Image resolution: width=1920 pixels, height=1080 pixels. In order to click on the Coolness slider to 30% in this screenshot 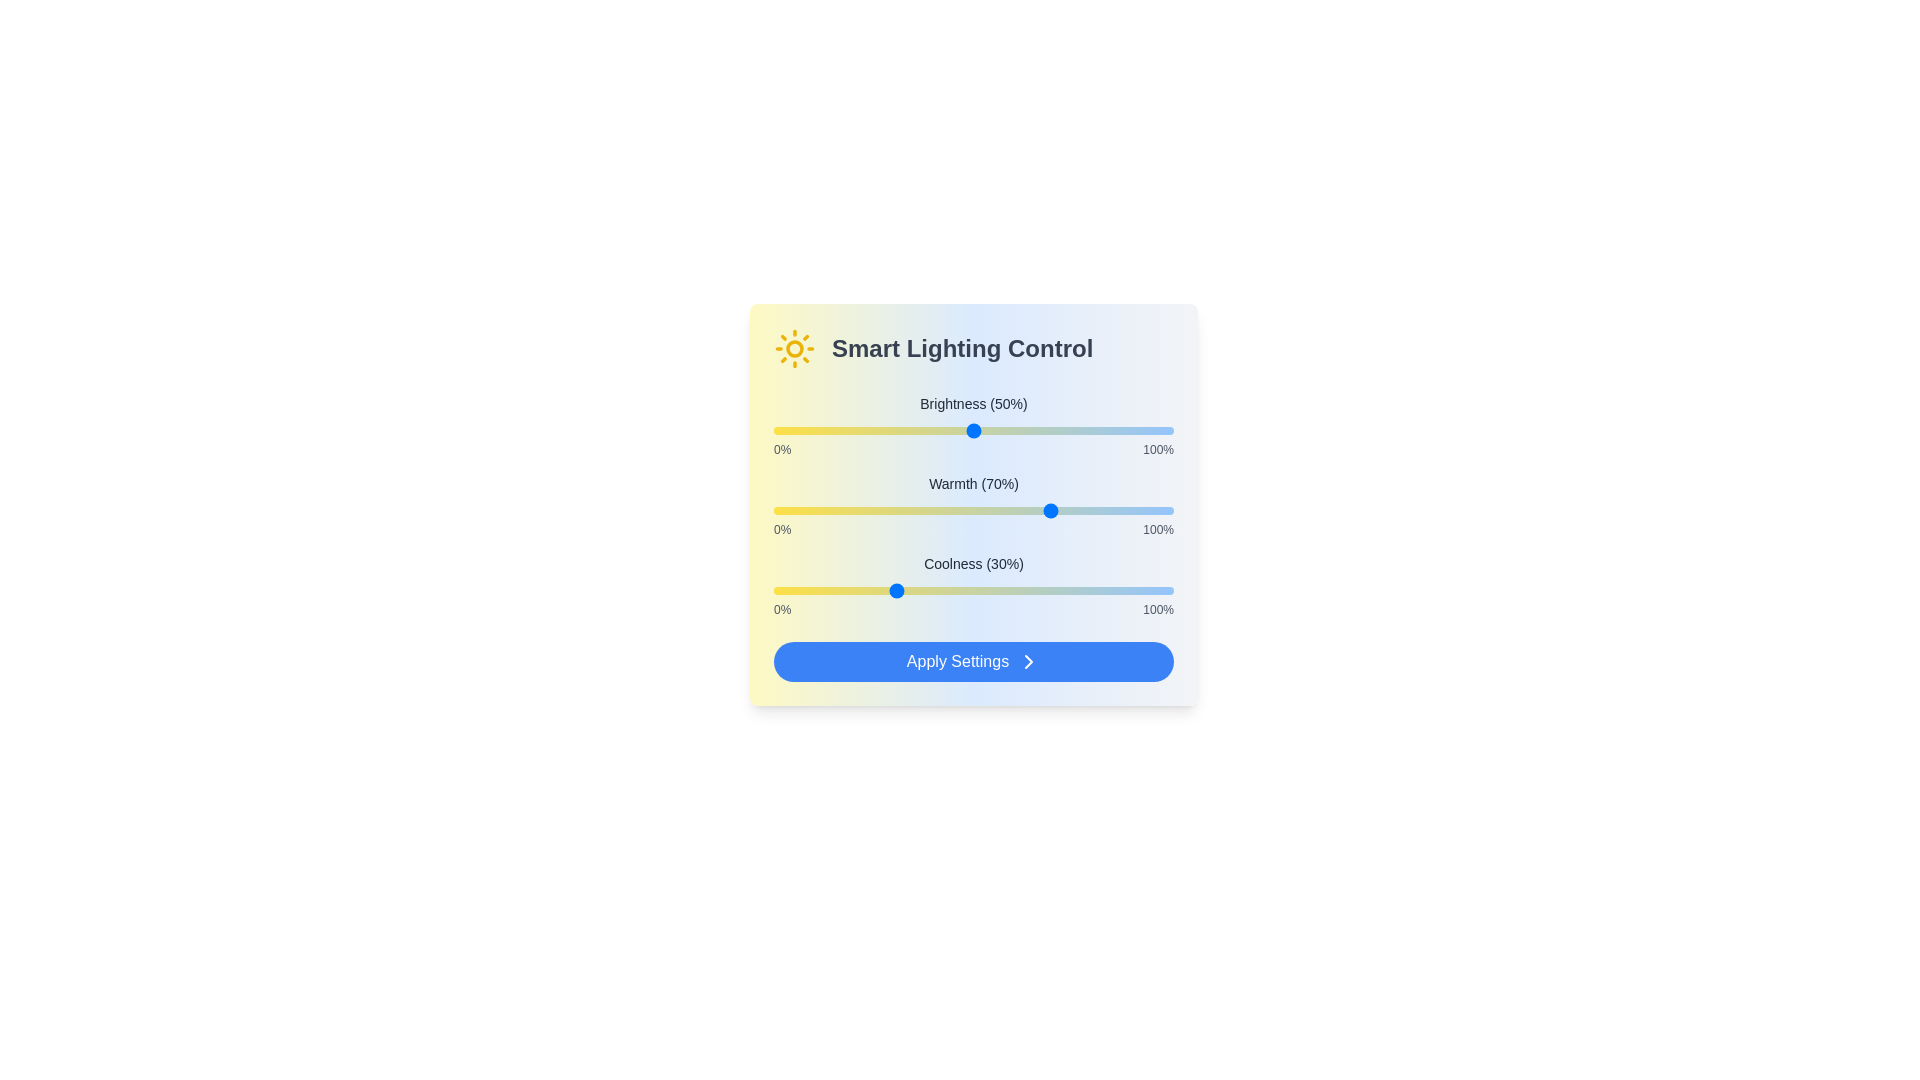, I will do `click(892, 589)`.